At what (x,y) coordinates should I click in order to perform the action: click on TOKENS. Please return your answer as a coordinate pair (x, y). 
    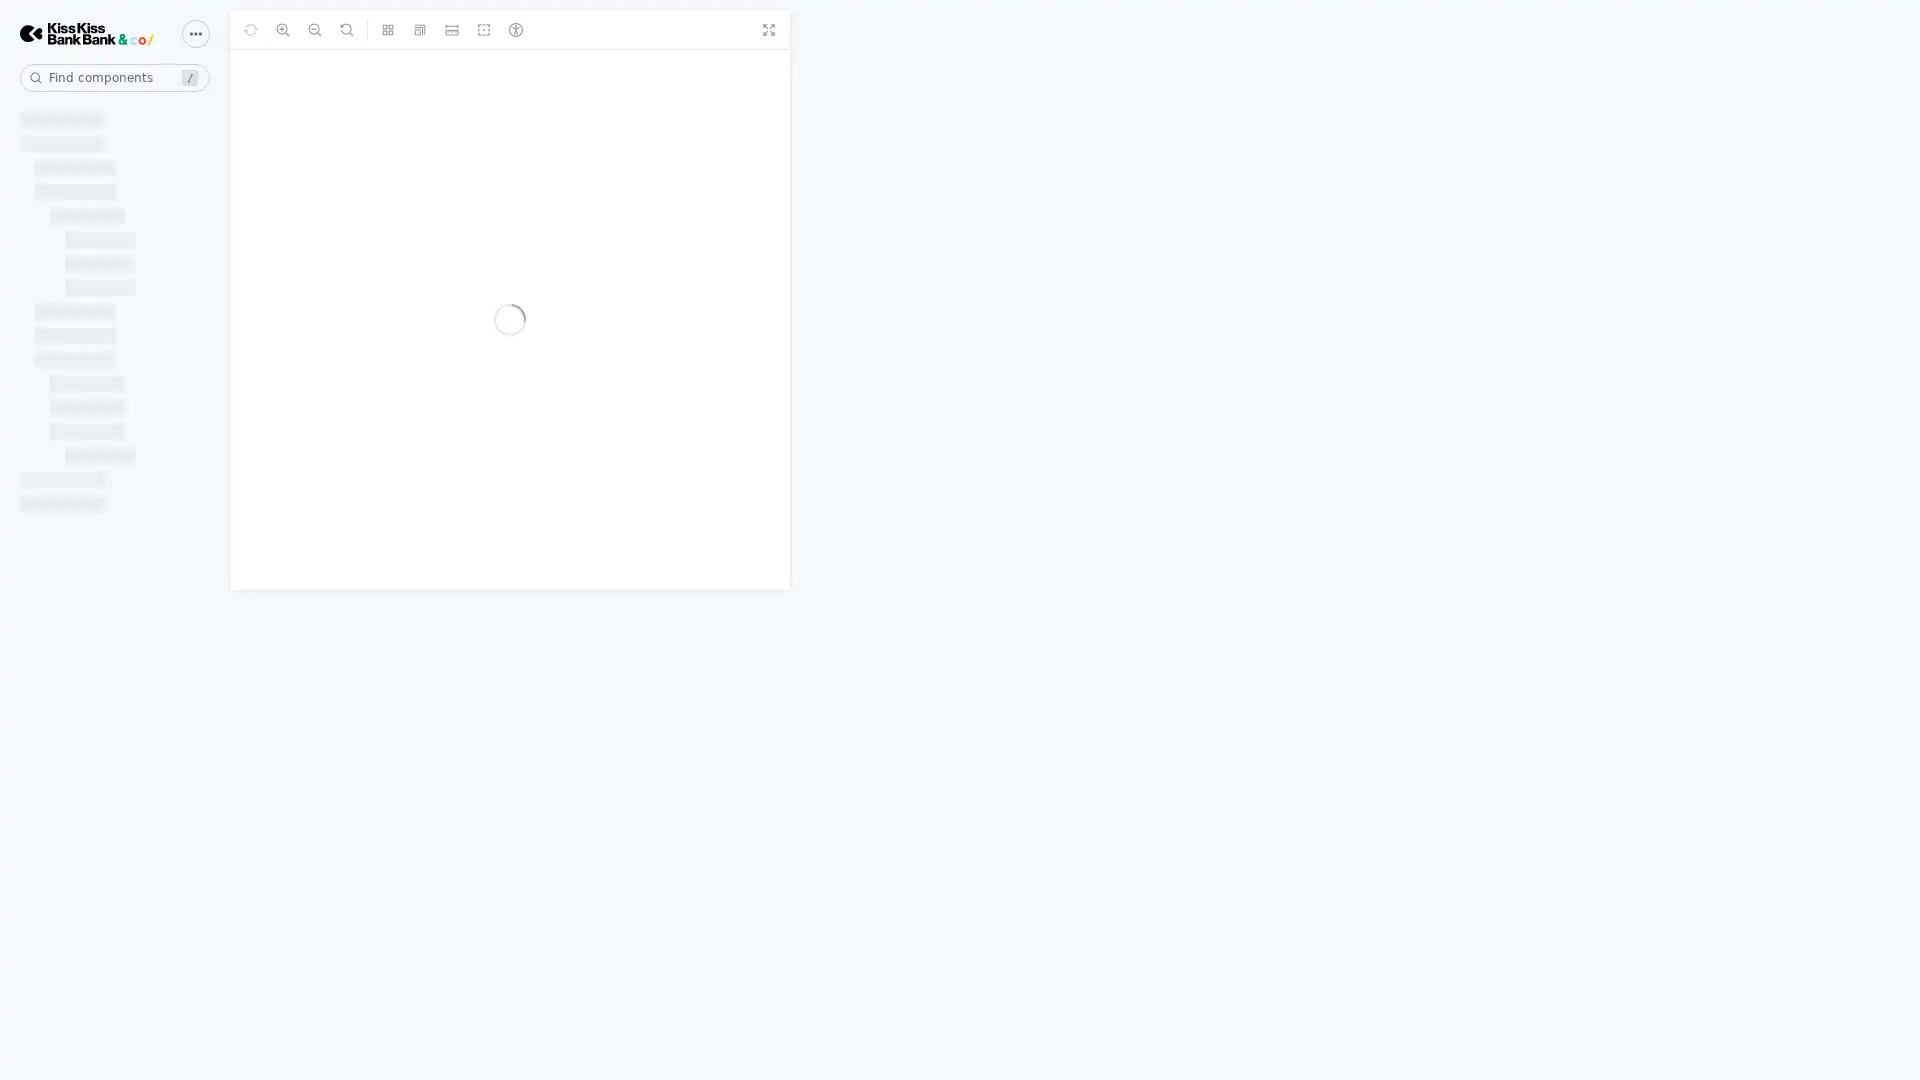
    Looking at the image, I should click on (52, 381).